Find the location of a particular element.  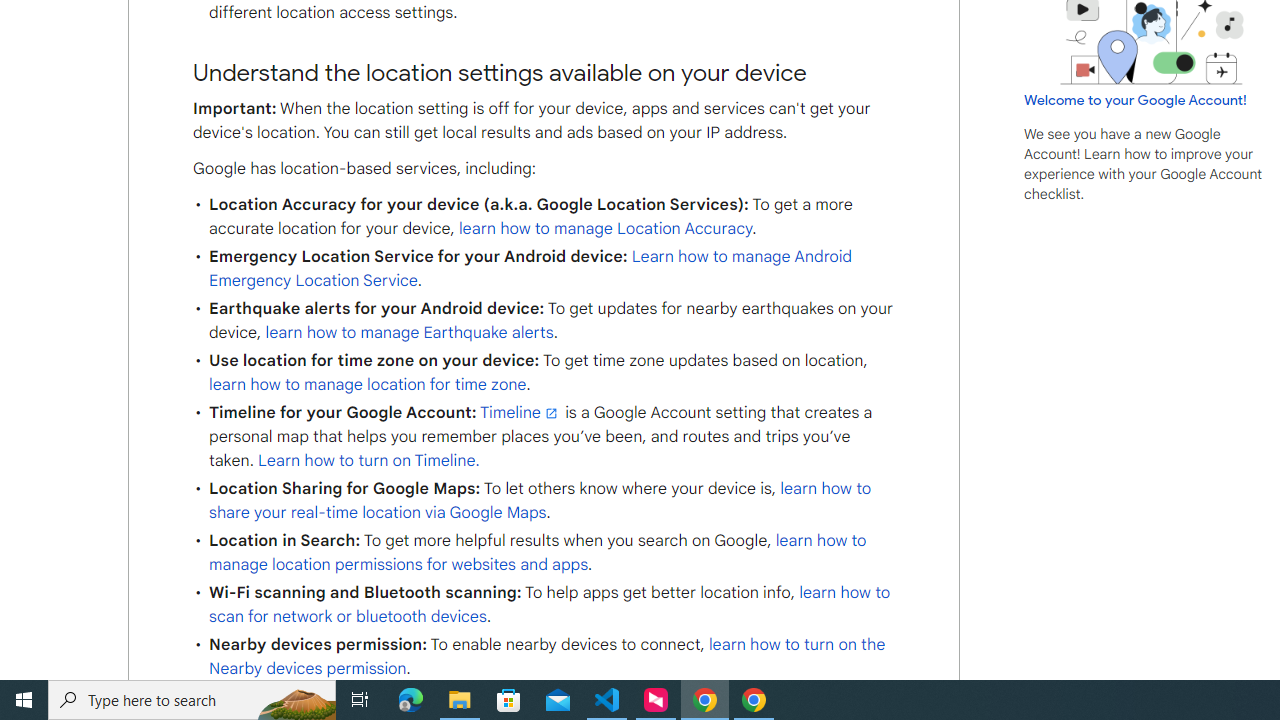

'Learn how to manage Android Emergency Location Service' is located at coordinates (530, 267).